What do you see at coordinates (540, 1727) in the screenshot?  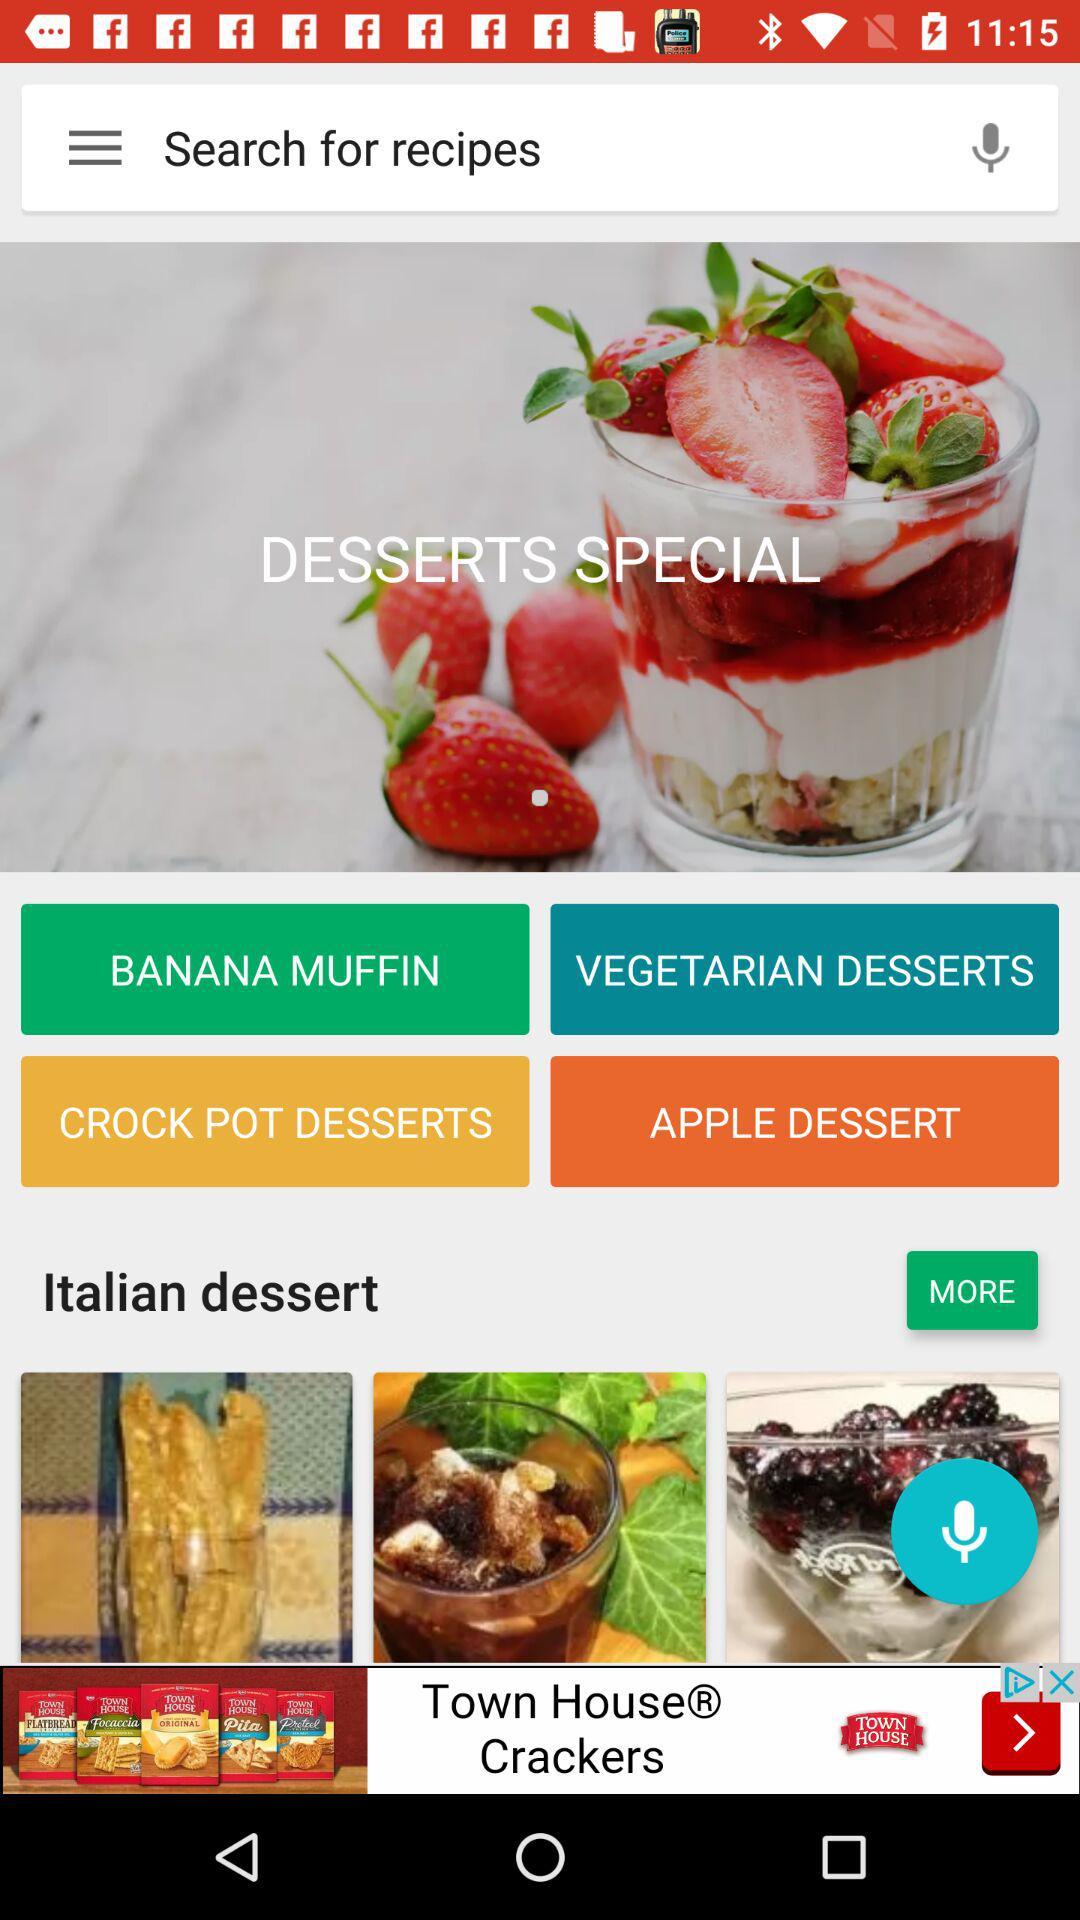 I see `access advertising` at bounding box center [540, 1727].